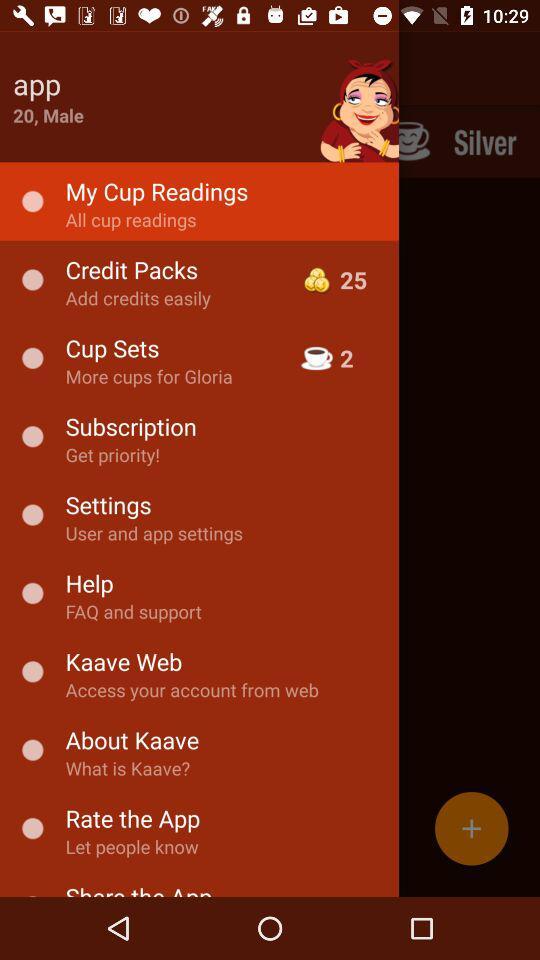 The image size is (540, 960). Describe the element at coordinates (471, 828) in the screenshot. I see `the add icon` at that location.